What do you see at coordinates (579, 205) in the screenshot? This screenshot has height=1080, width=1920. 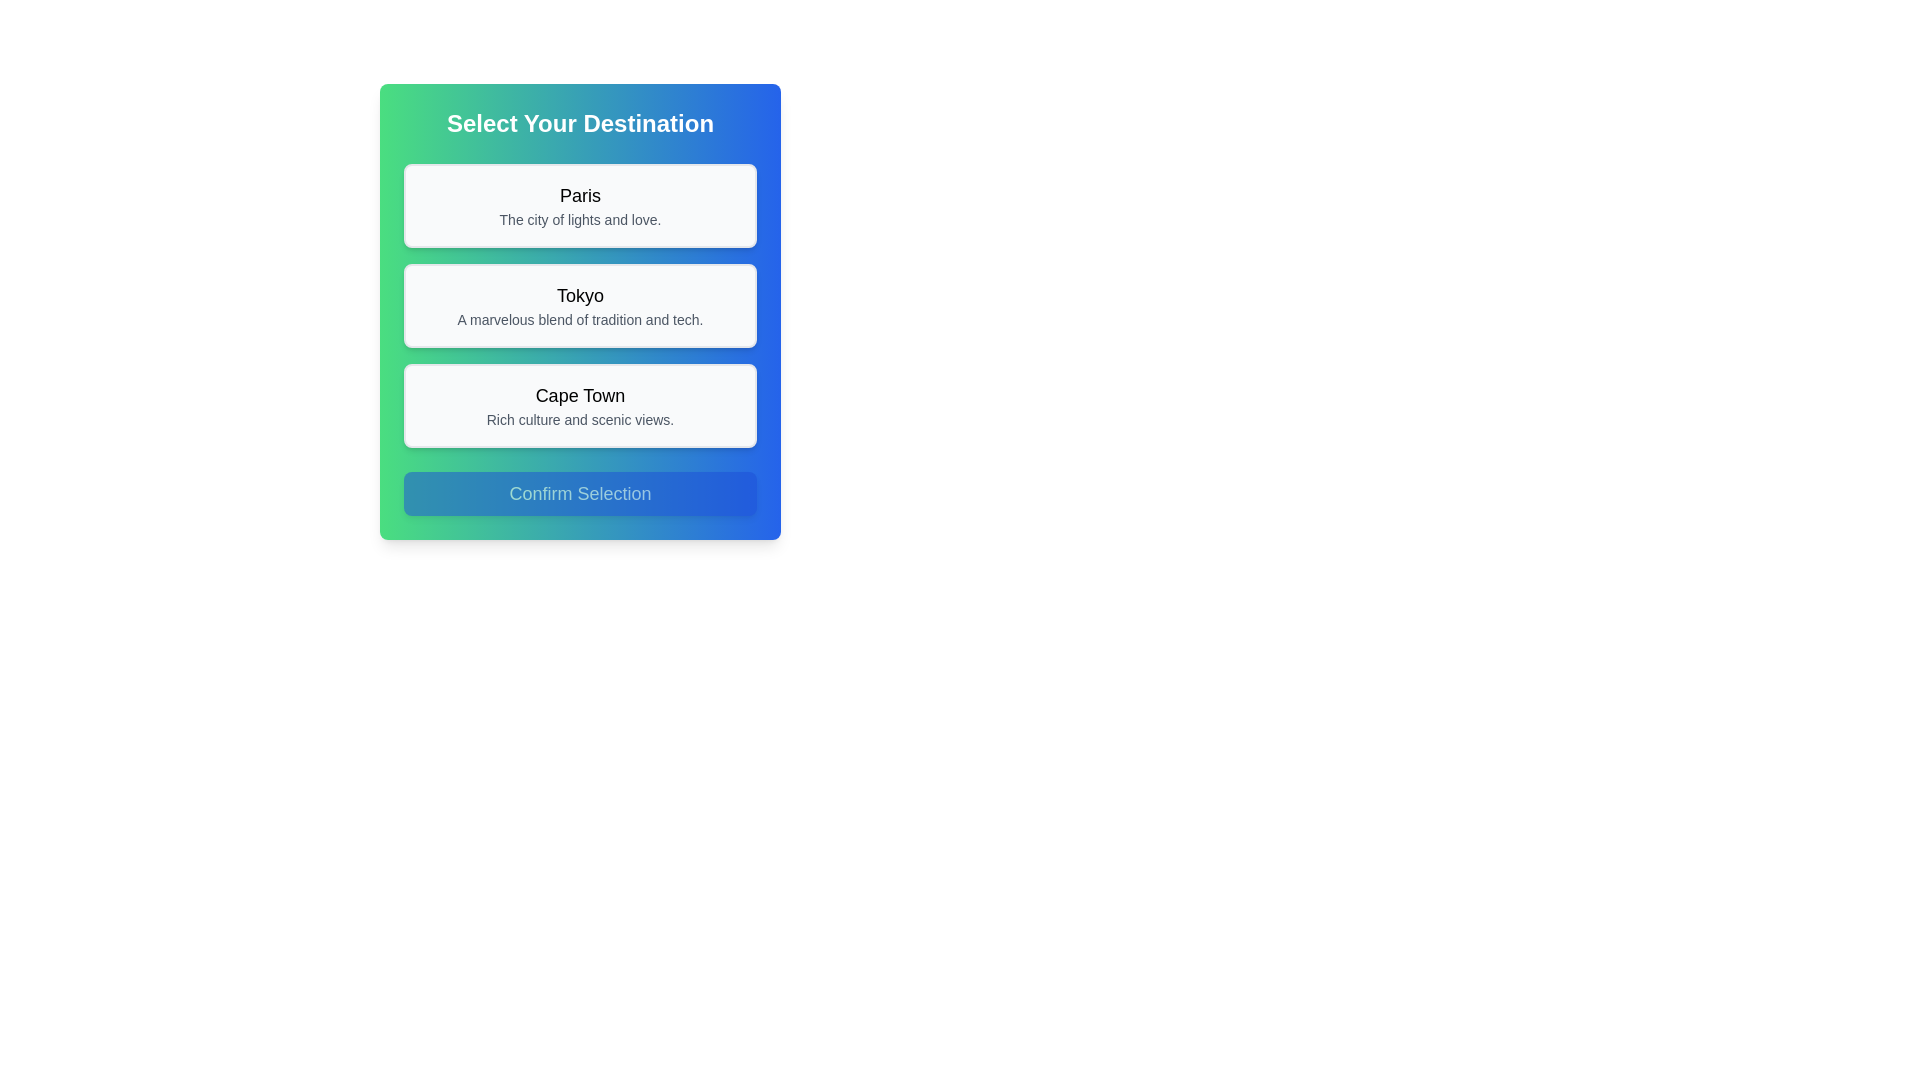 I see `the Information card labeled 'Paris', which is the first card in a vertical list of three` at bounding box center [579, 205].